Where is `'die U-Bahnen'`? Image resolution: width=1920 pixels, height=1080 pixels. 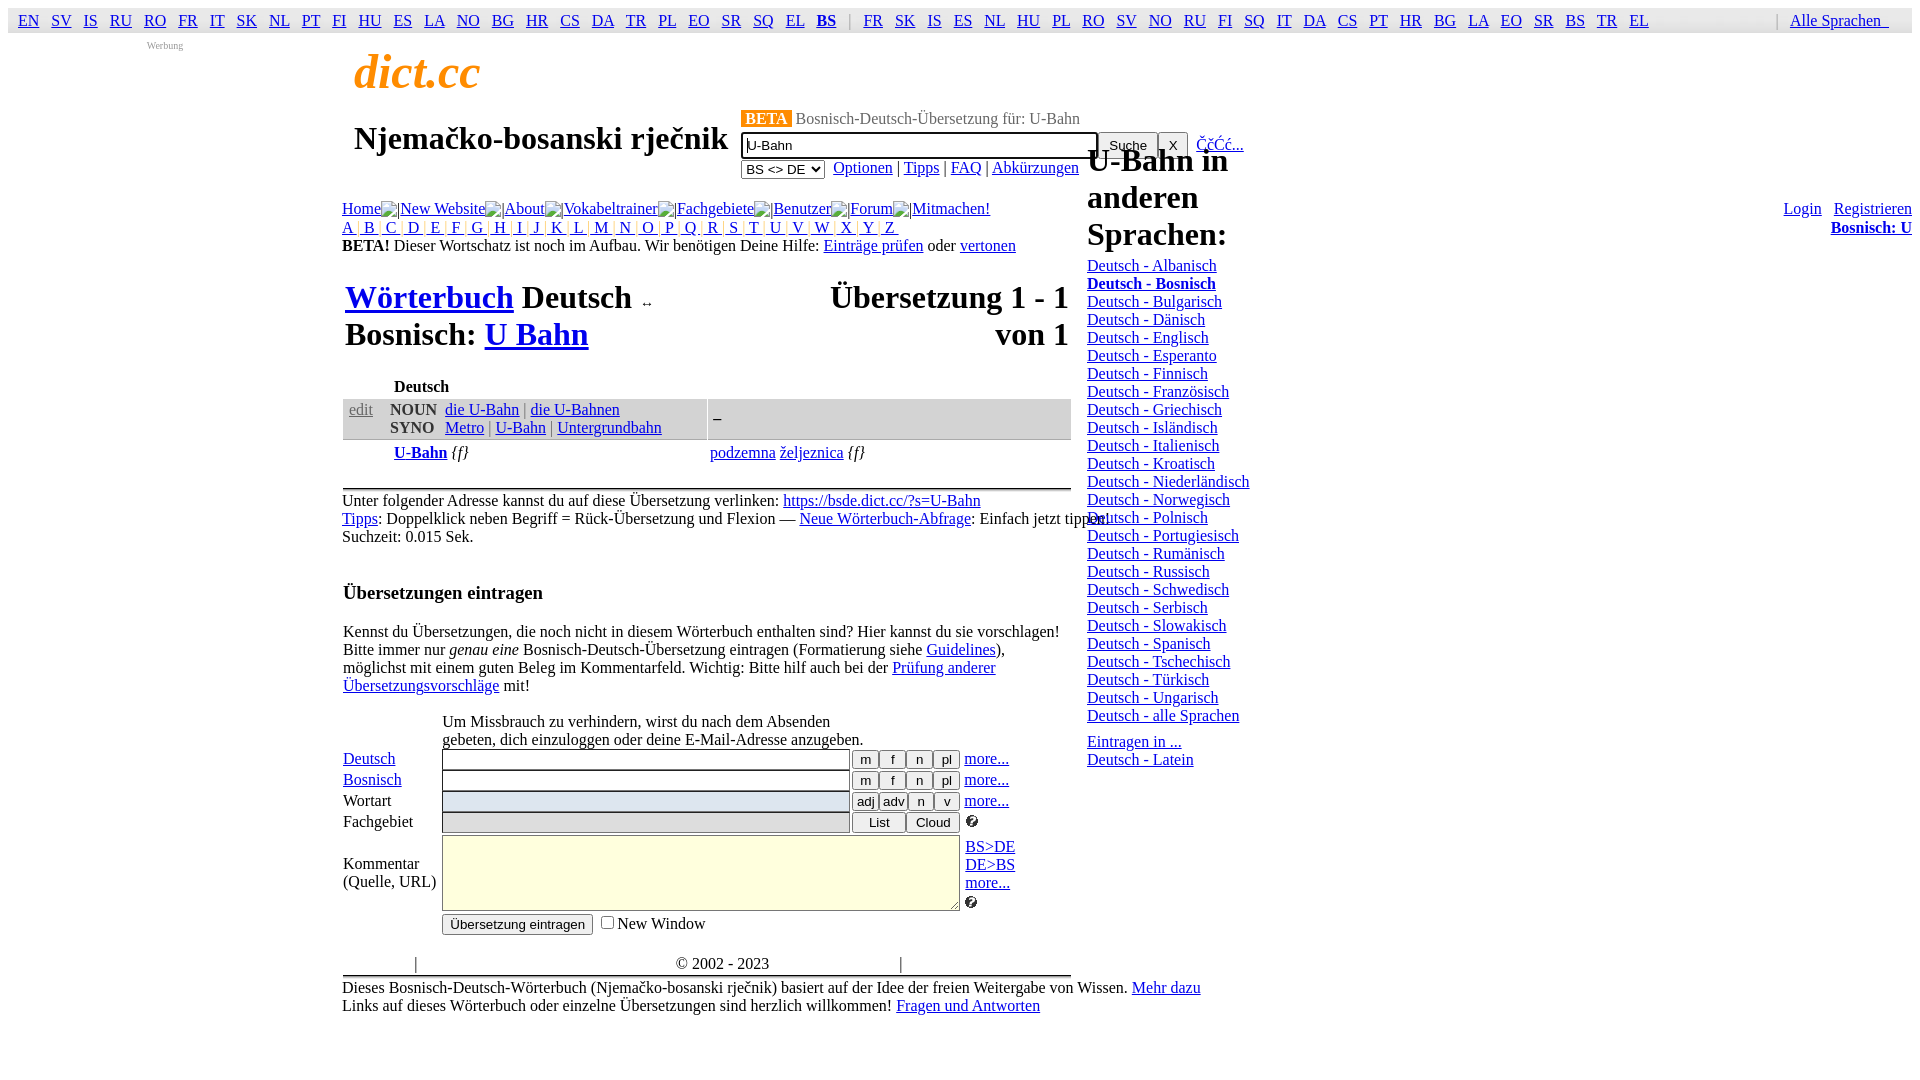
'die U-Bahnen' is located at coordinates (574, 408).